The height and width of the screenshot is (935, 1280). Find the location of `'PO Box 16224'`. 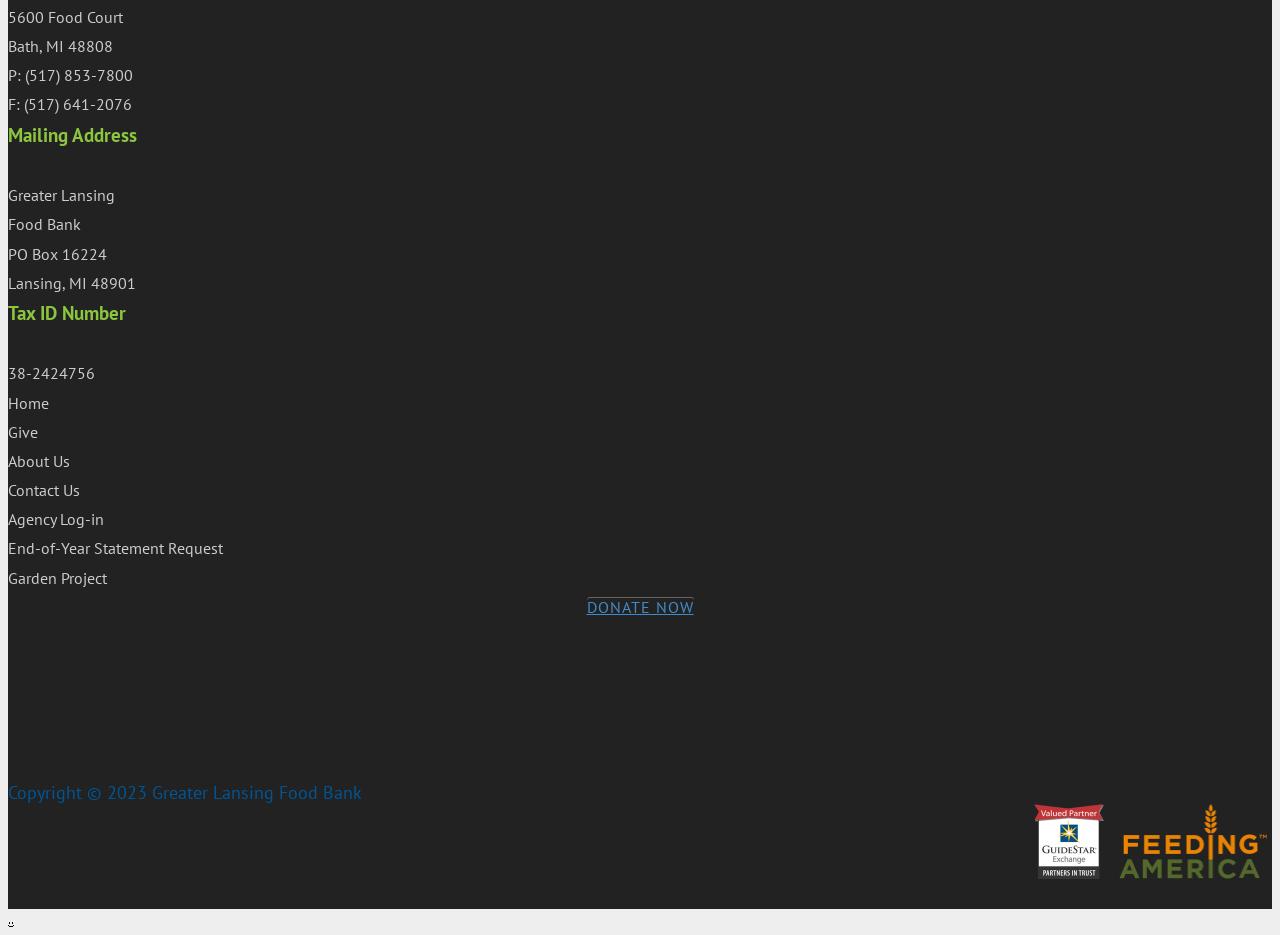

'PO Box 16224' is located at coordinates (57, 253).